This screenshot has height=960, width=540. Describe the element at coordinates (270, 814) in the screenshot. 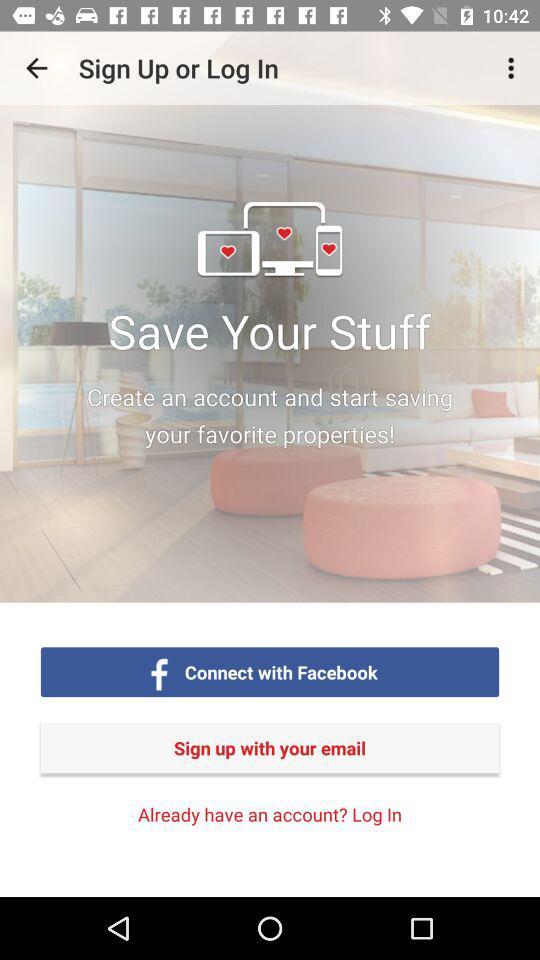

I see `the item below the sign up with item` at that location.